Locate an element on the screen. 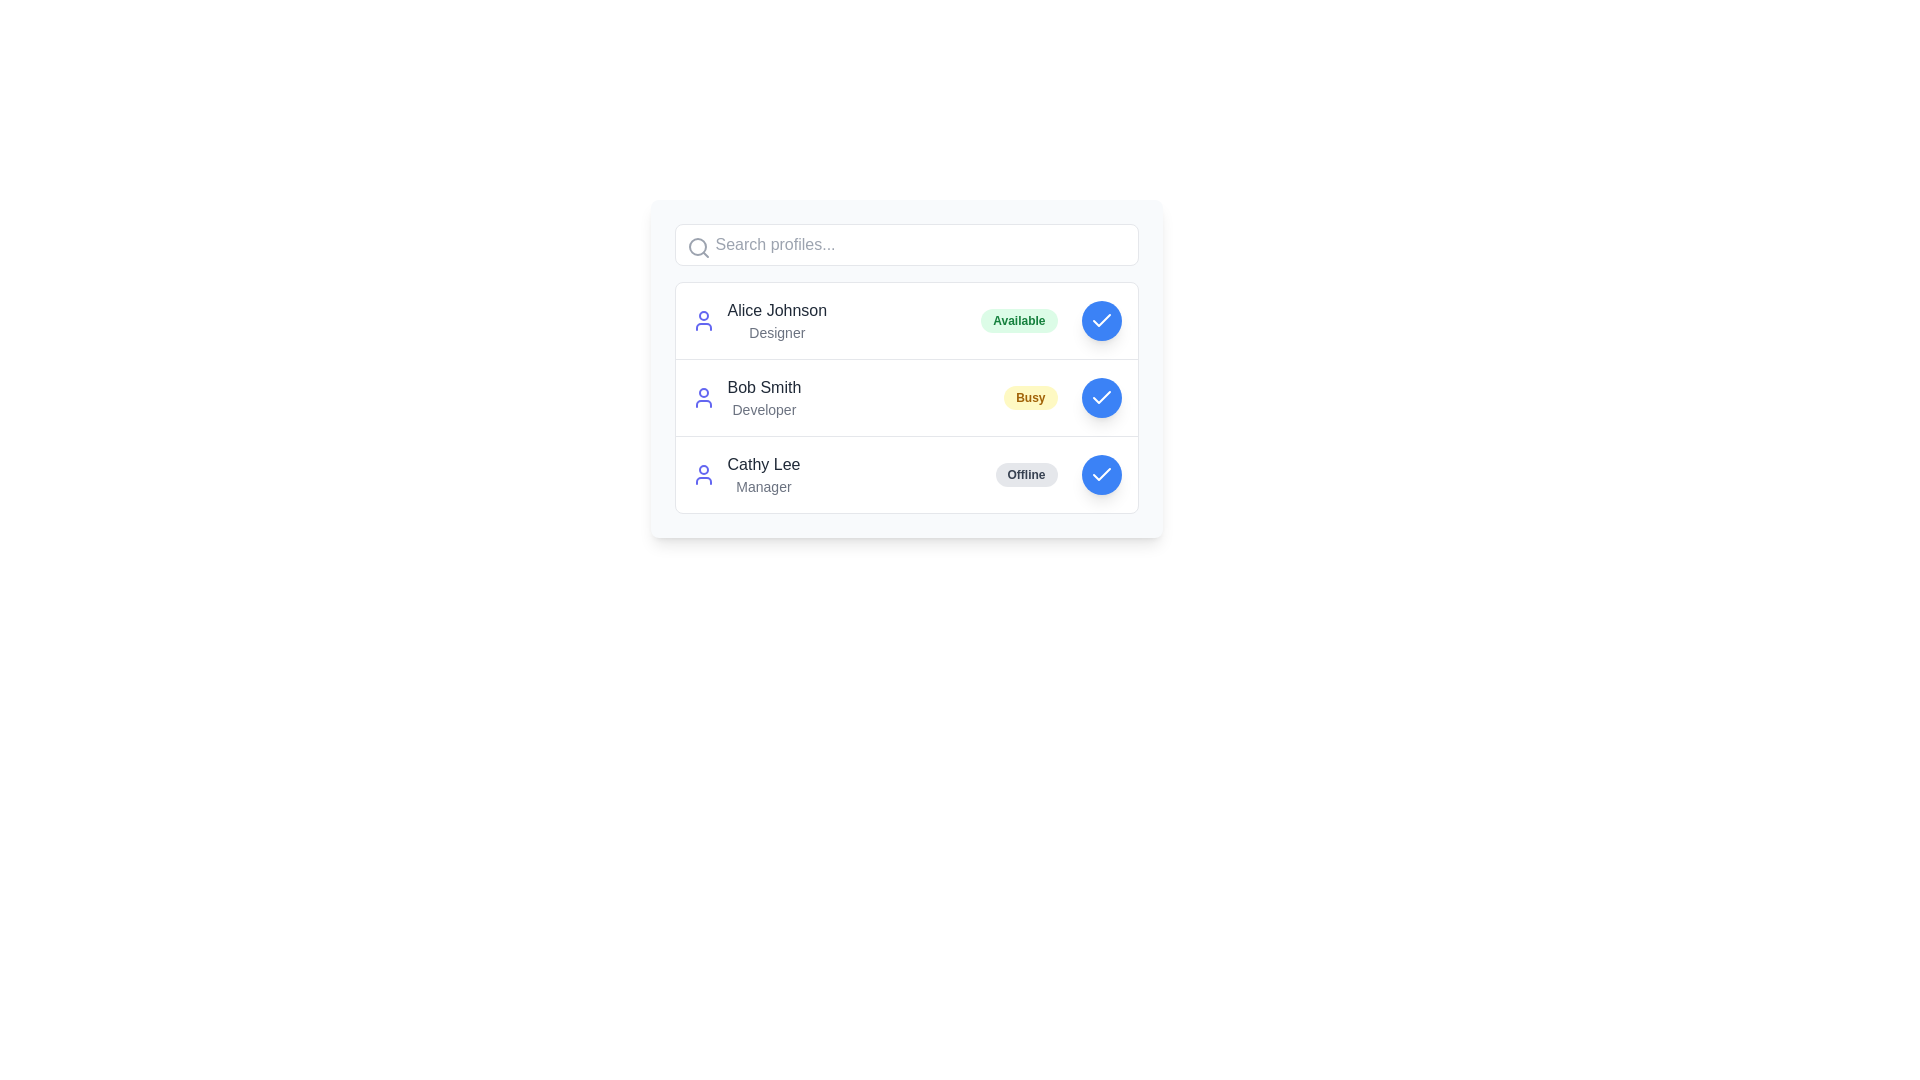 The image size is (1920, 1080). the card entry for 'Alice Johnson', which is the first entry in the user list is located at coordinates (905, 319).